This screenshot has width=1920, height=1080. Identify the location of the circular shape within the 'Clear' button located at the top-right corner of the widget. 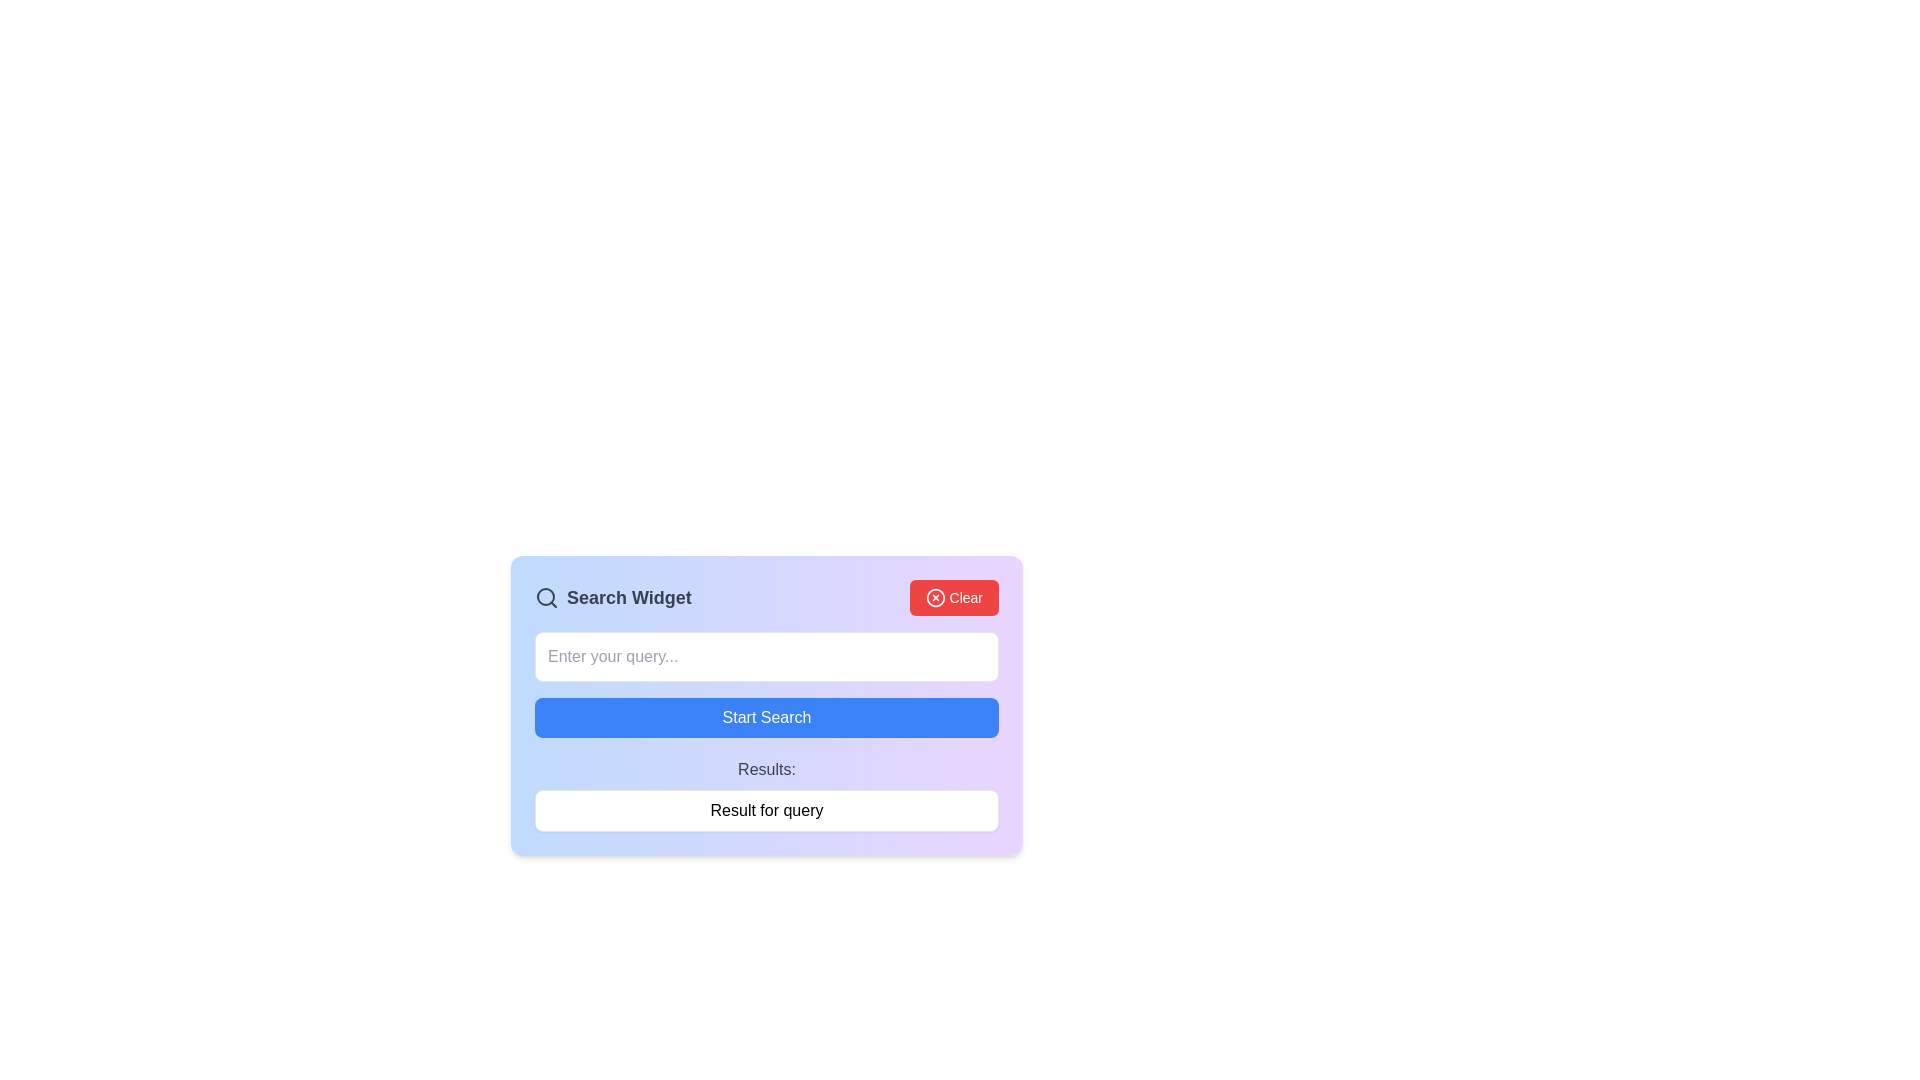
(934, 596).